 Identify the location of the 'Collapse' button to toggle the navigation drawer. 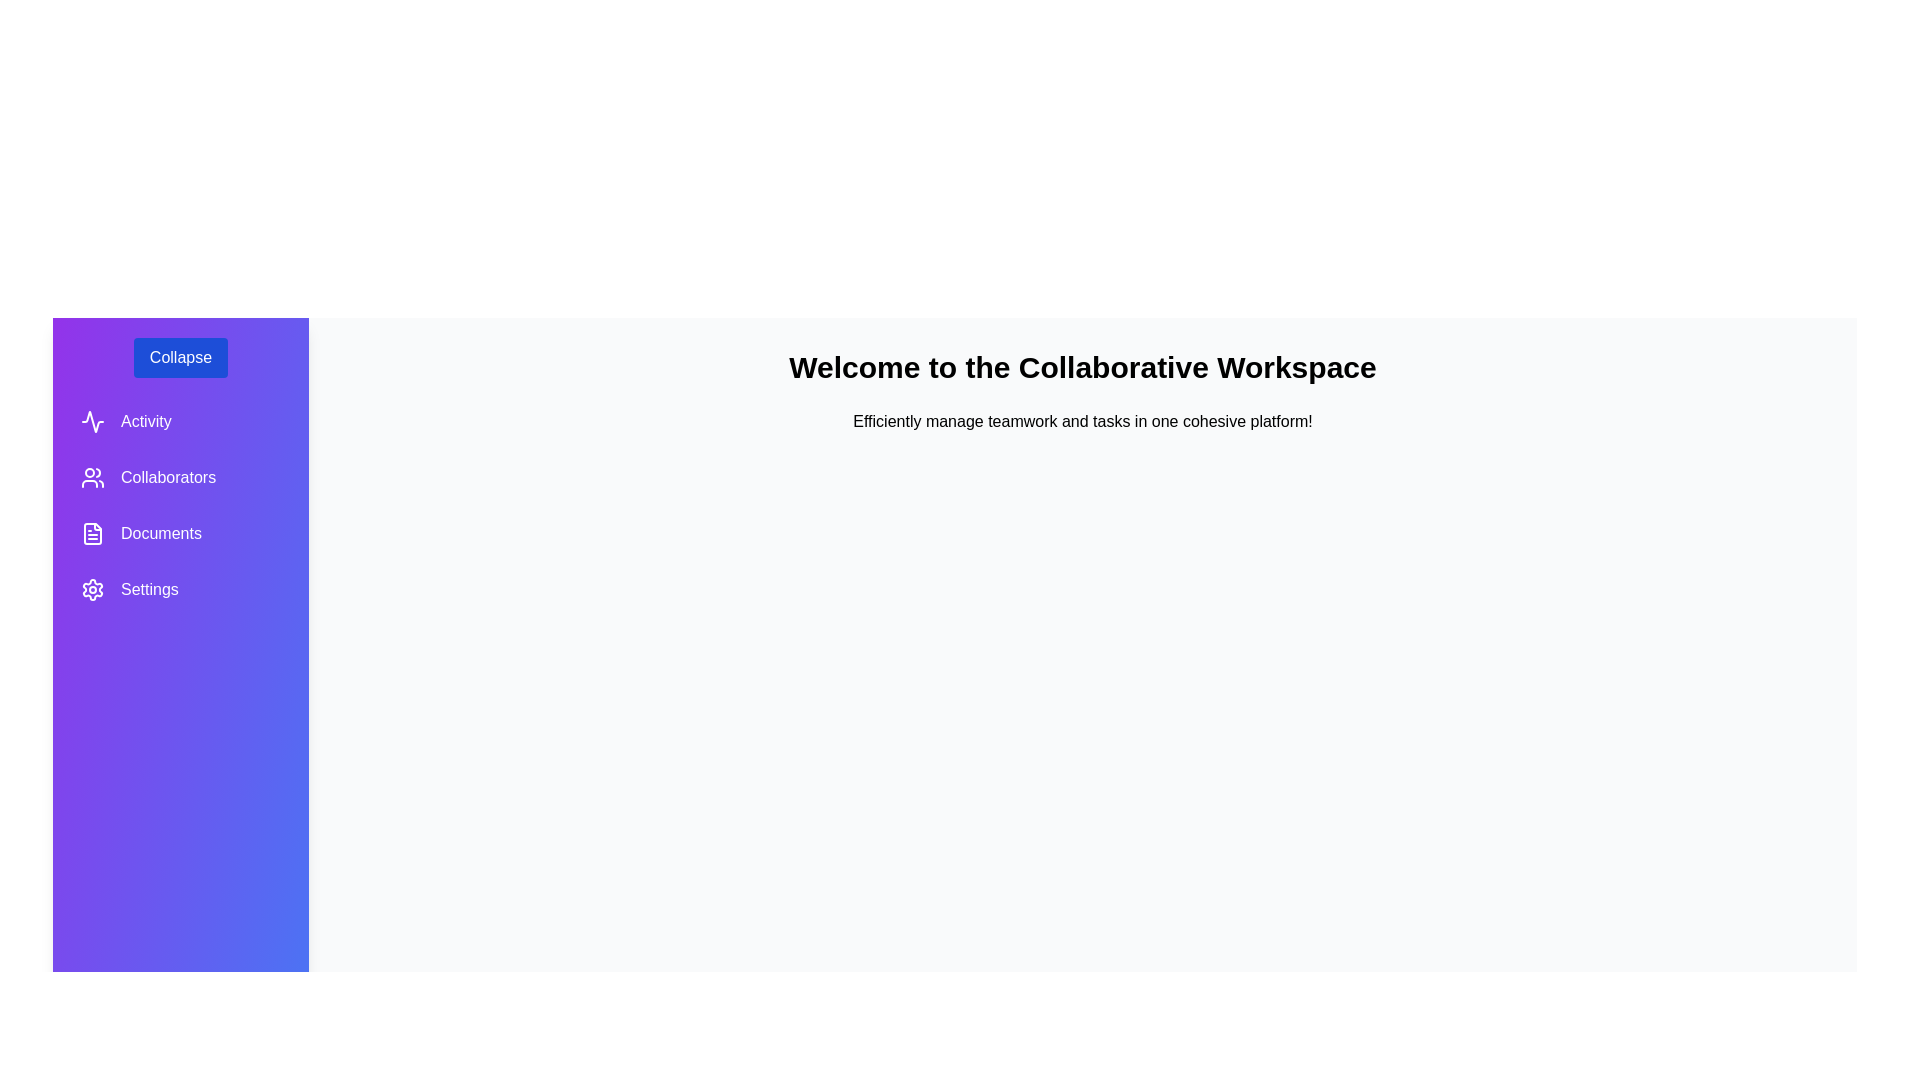
(180, 357).